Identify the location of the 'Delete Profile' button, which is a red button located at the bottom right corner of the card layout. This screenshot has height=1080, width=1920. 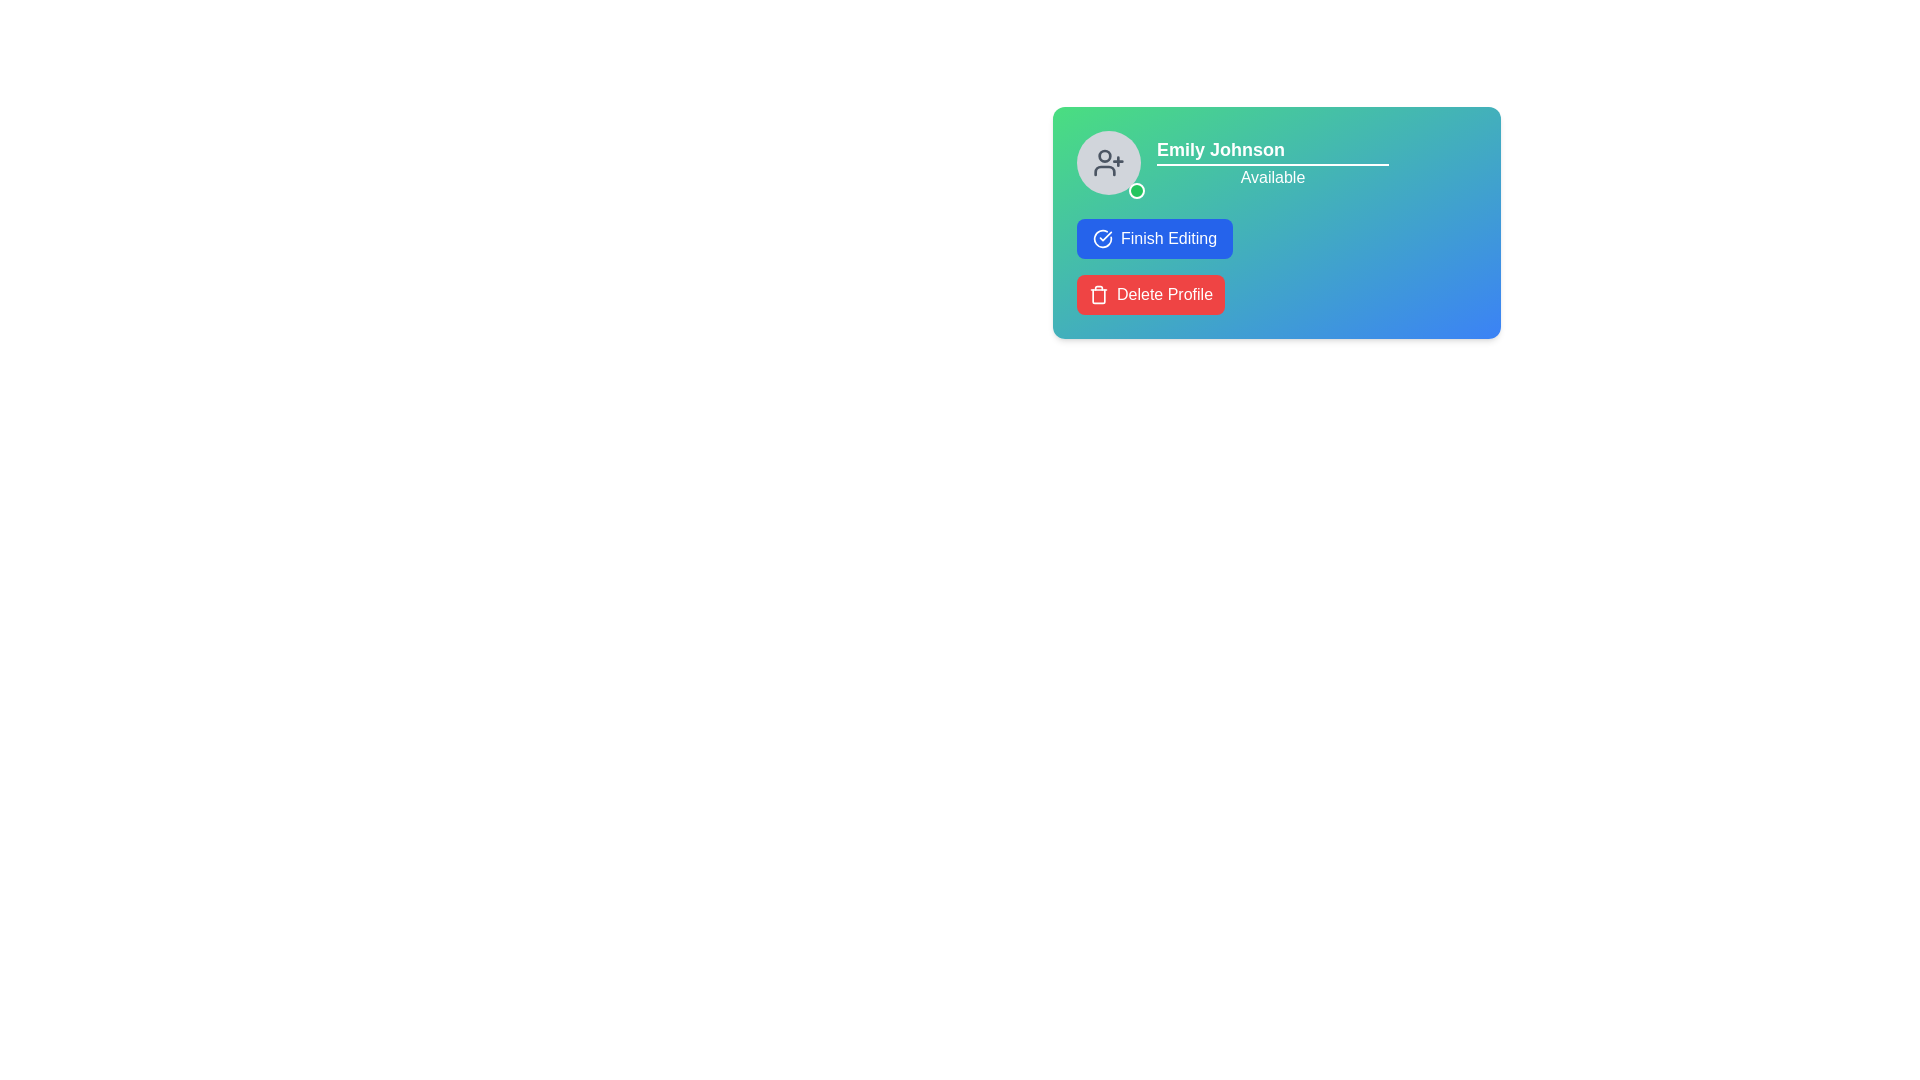
(1165, 294).